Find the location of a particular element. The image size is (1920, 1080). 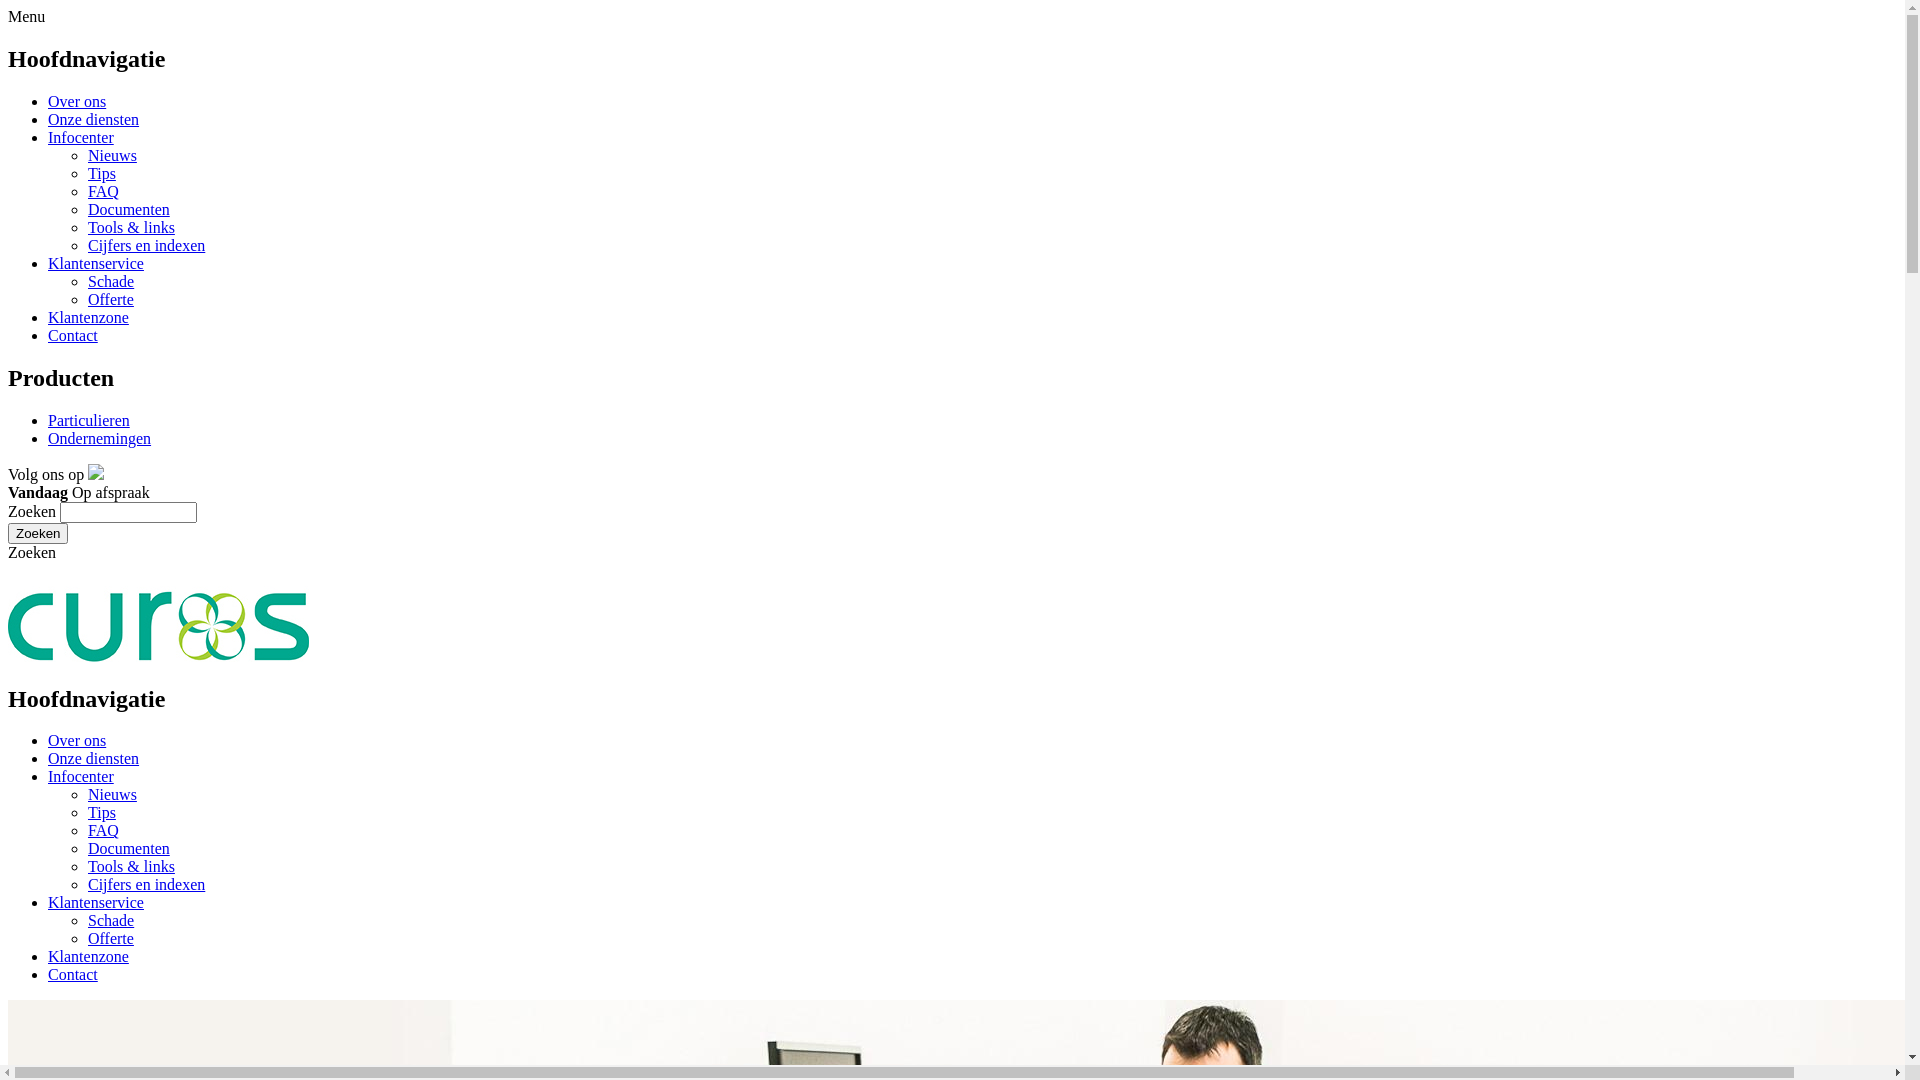

'Schade' is located at coordinates (109, 920).